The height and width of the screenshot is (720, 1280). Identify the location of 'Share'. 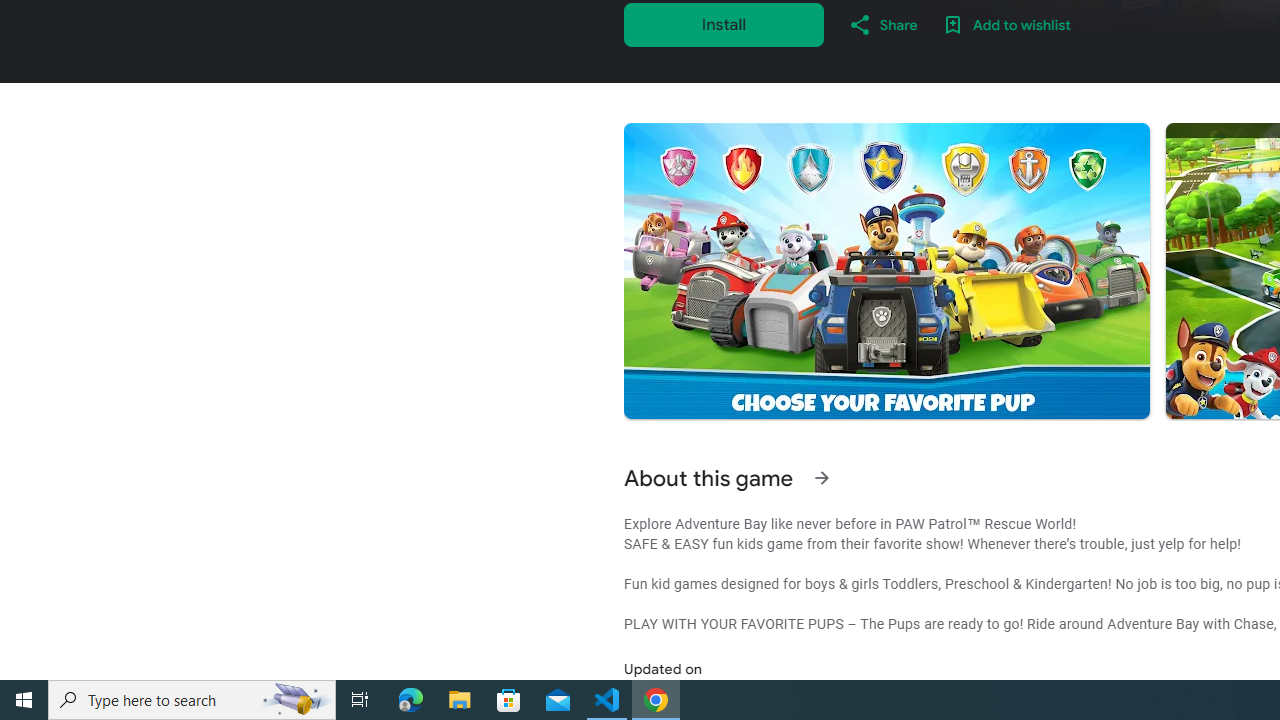
(880, 24).